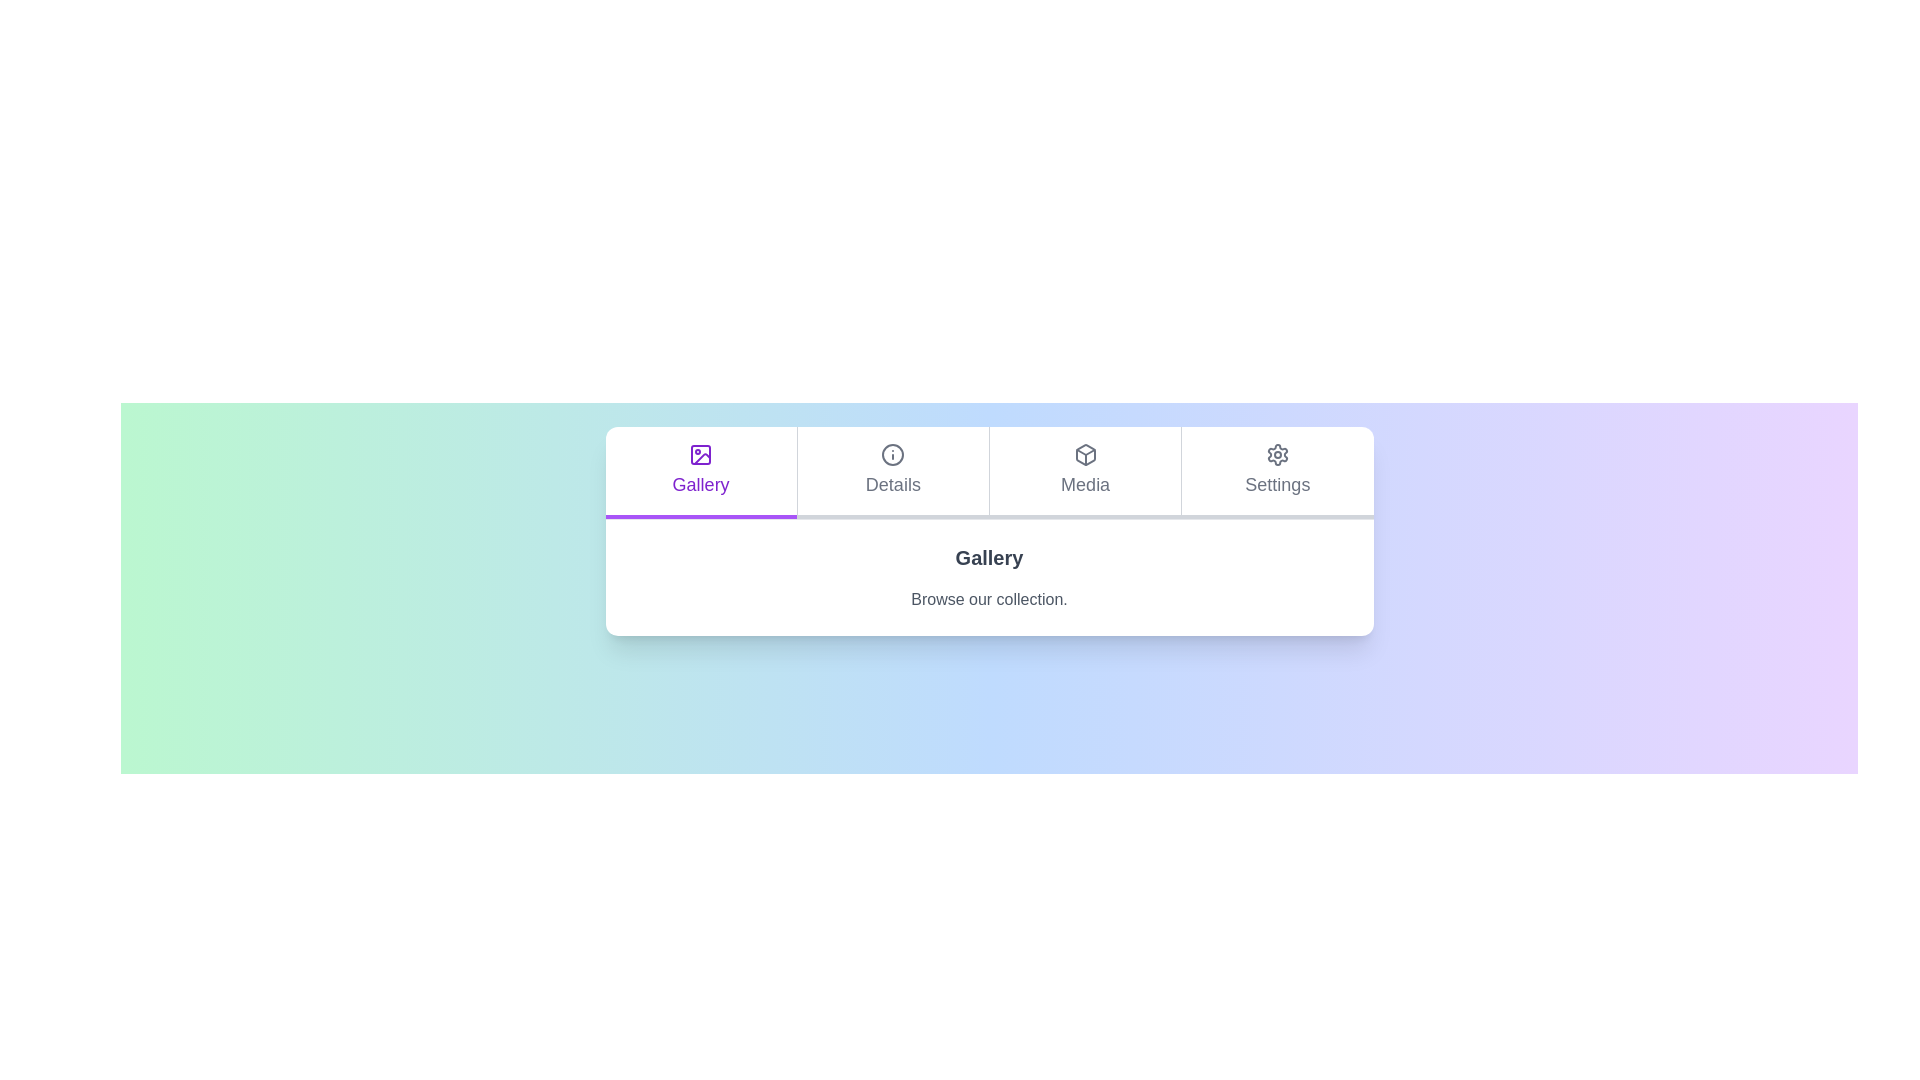 This screenshot has width=1920, height=1080. What do you see at coordinates (701, 473) in the screenshot?
I see `the Gallery tab by clicking on its label` at bounding box center [701, 473].